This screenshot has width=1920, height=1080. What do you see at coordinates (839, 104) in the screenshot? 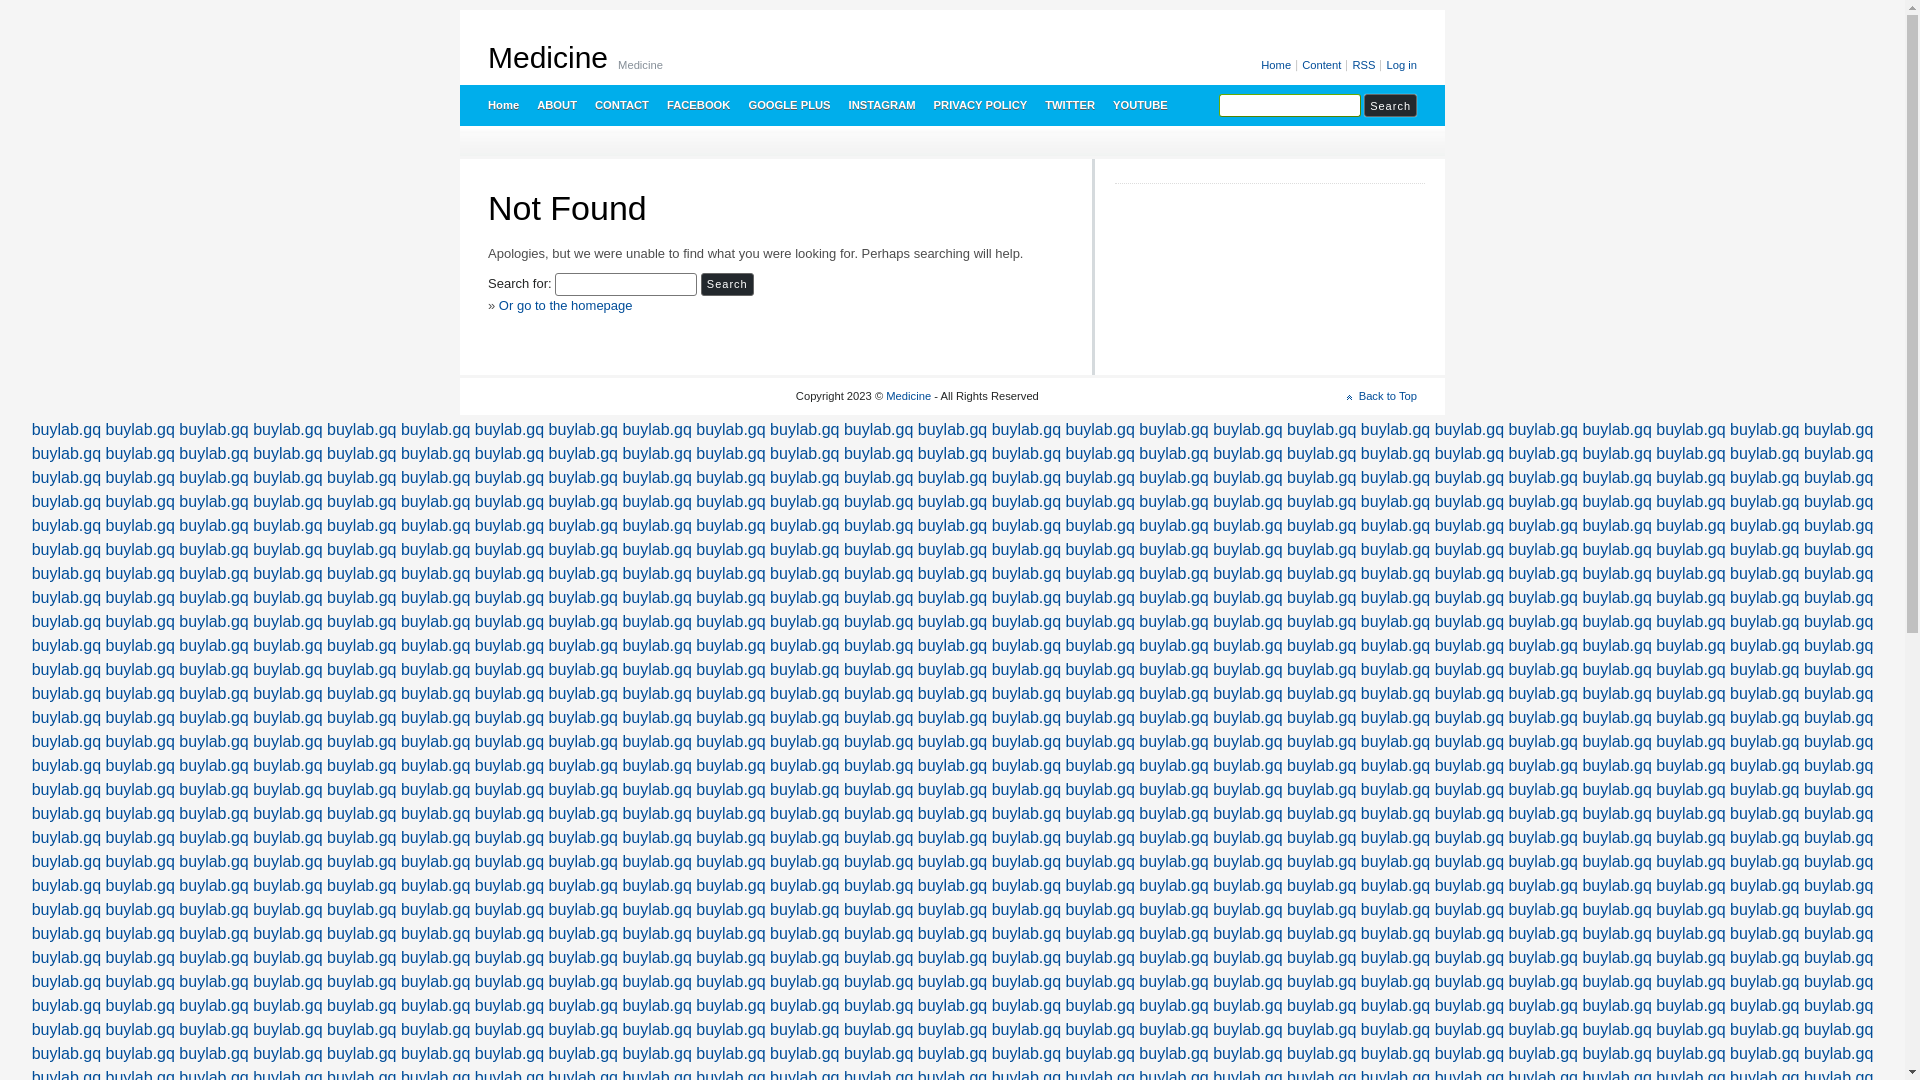
I see `'INSTAGRAM'` at bounding box center [839, 104].